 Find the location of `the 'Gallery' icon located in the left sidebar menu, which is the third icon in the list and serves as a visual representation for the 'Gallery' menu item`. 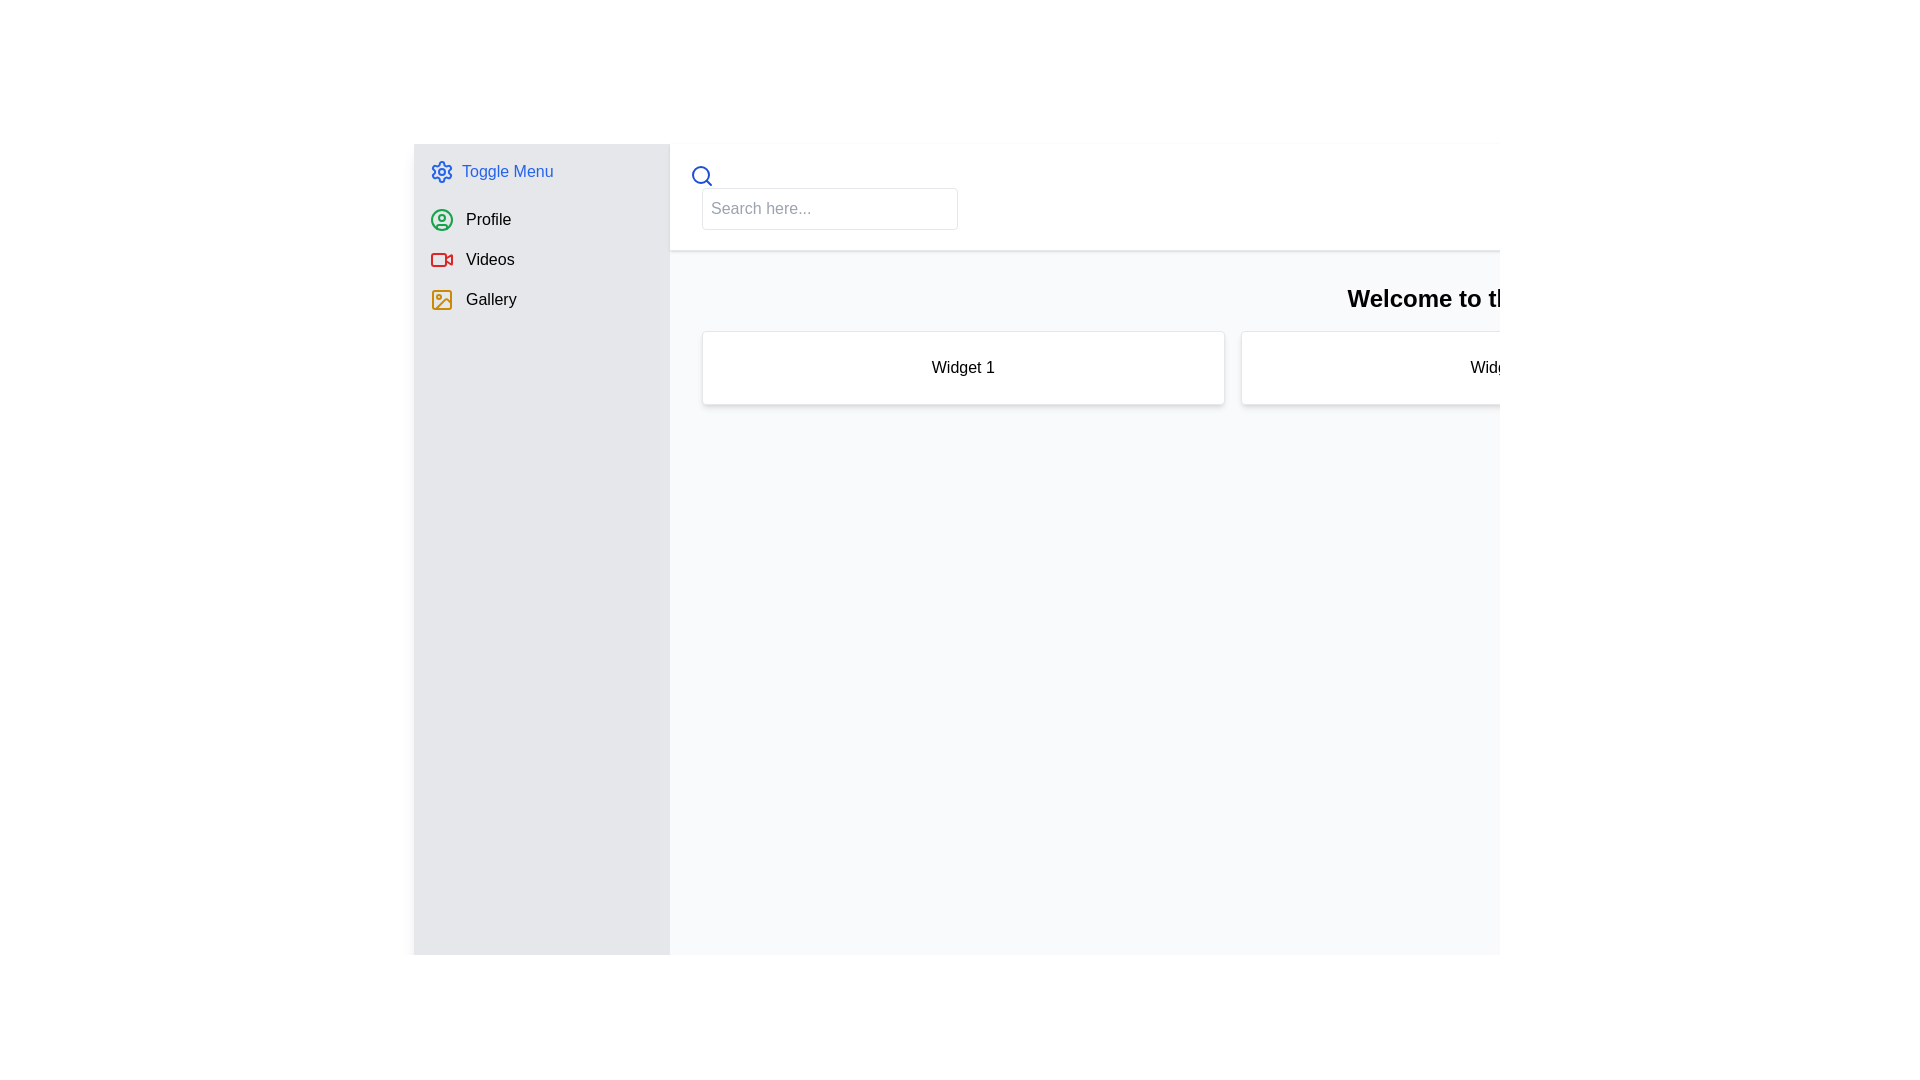

the 'Gallery' icon located in the left sidebar menu, which is the third icon in the list and serves as a visual representation for the 'Gallery' menu item is located at coordinates (440, 300).